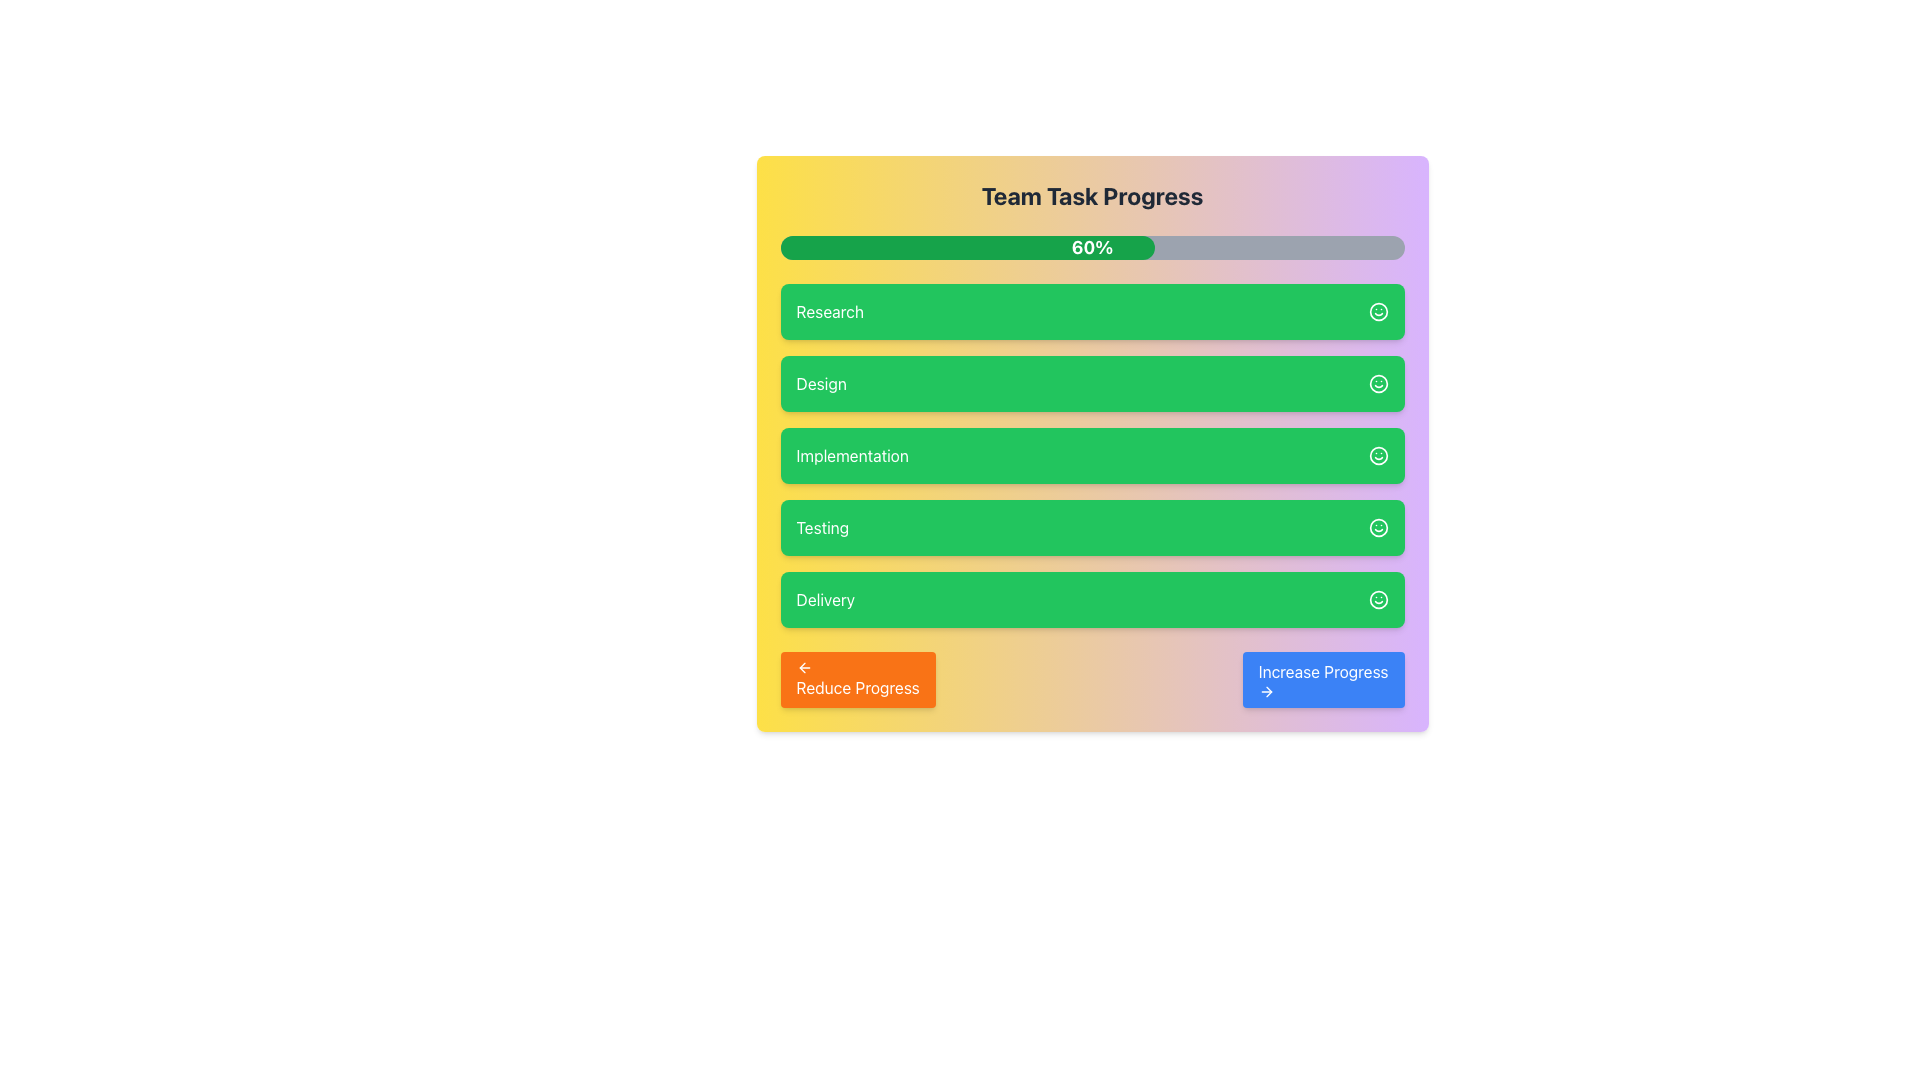 This screenshot has height=1080, width=1920. Describe the element at coordinates (802, 667) in the screenshot. I see `the leftward-pointing arrow icon within the 'Reduce Progress' button, which visually indicates a decrement operation` at that location.